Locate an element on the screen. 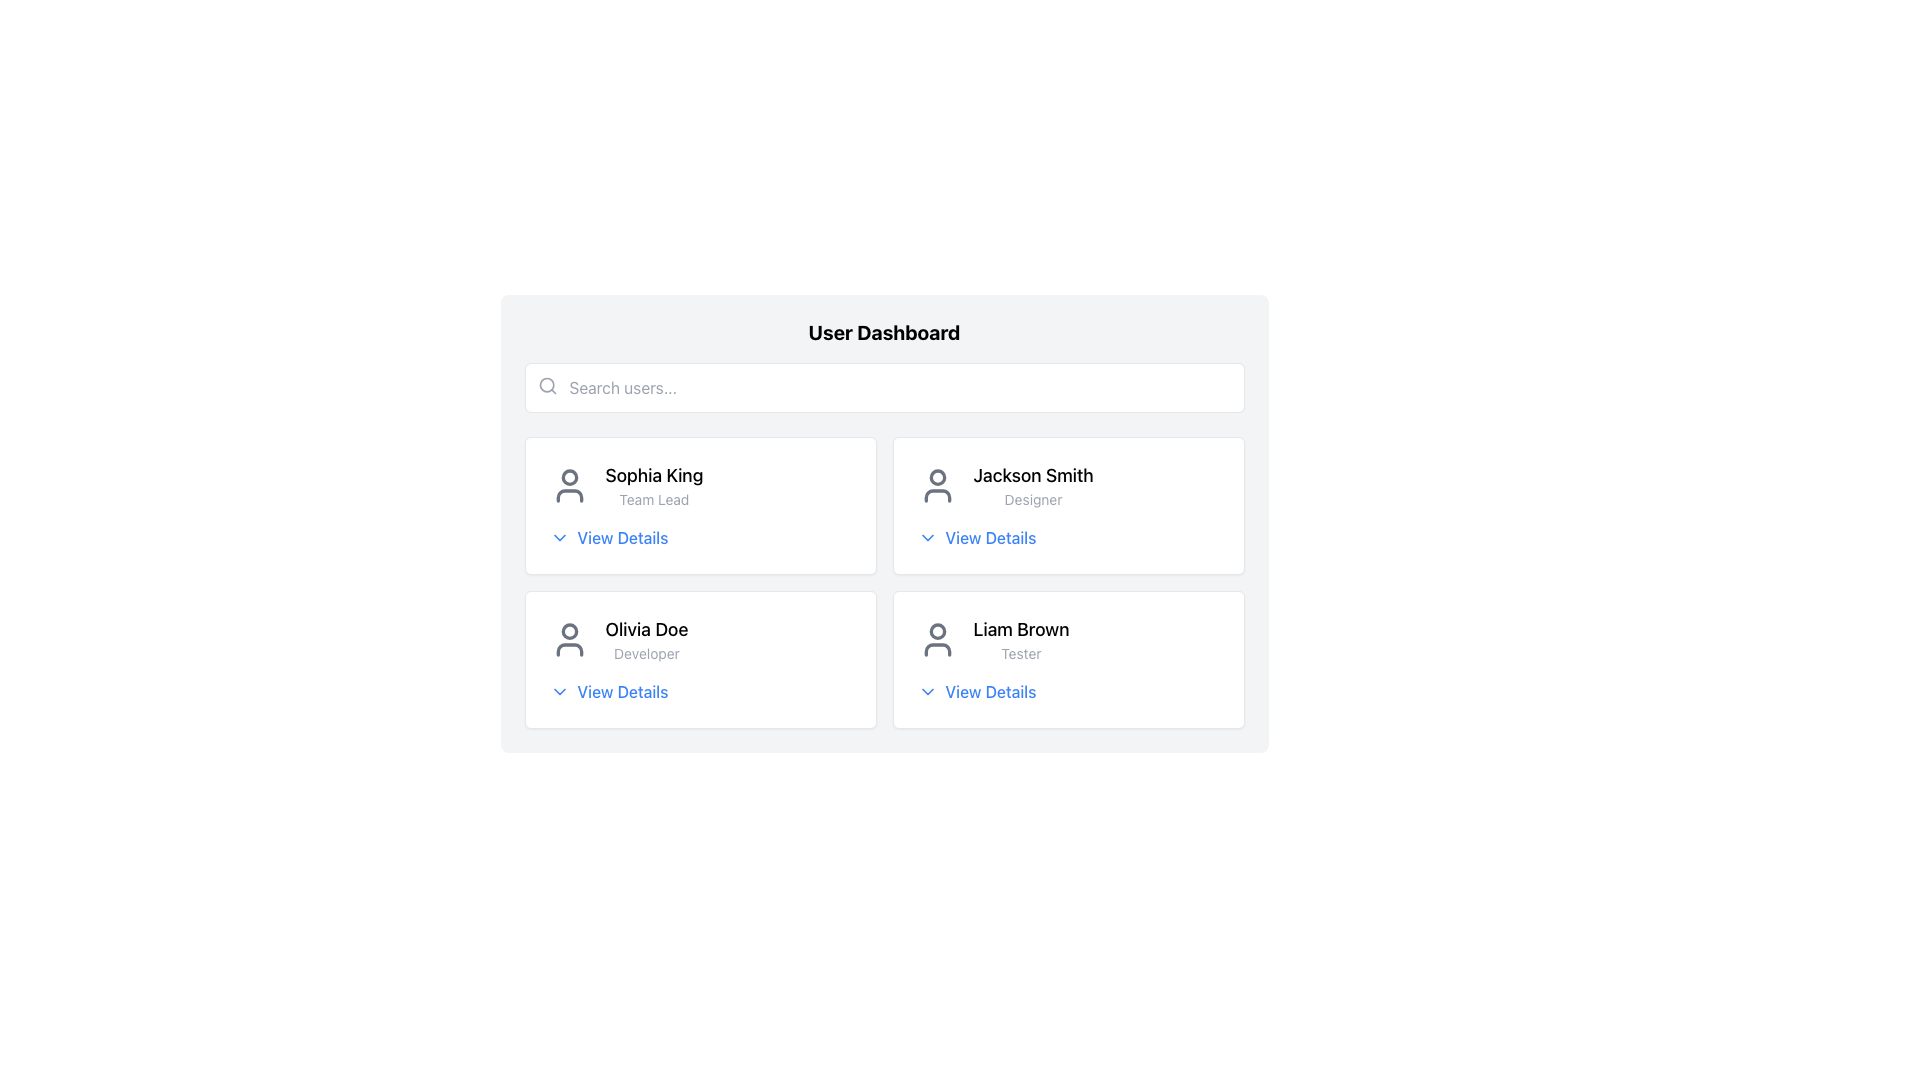  text label that says 'Designer', which is styled with a gray font color and is located under the name 'Jackson Smith' in the user information card is located at coordinates (1033, 499).